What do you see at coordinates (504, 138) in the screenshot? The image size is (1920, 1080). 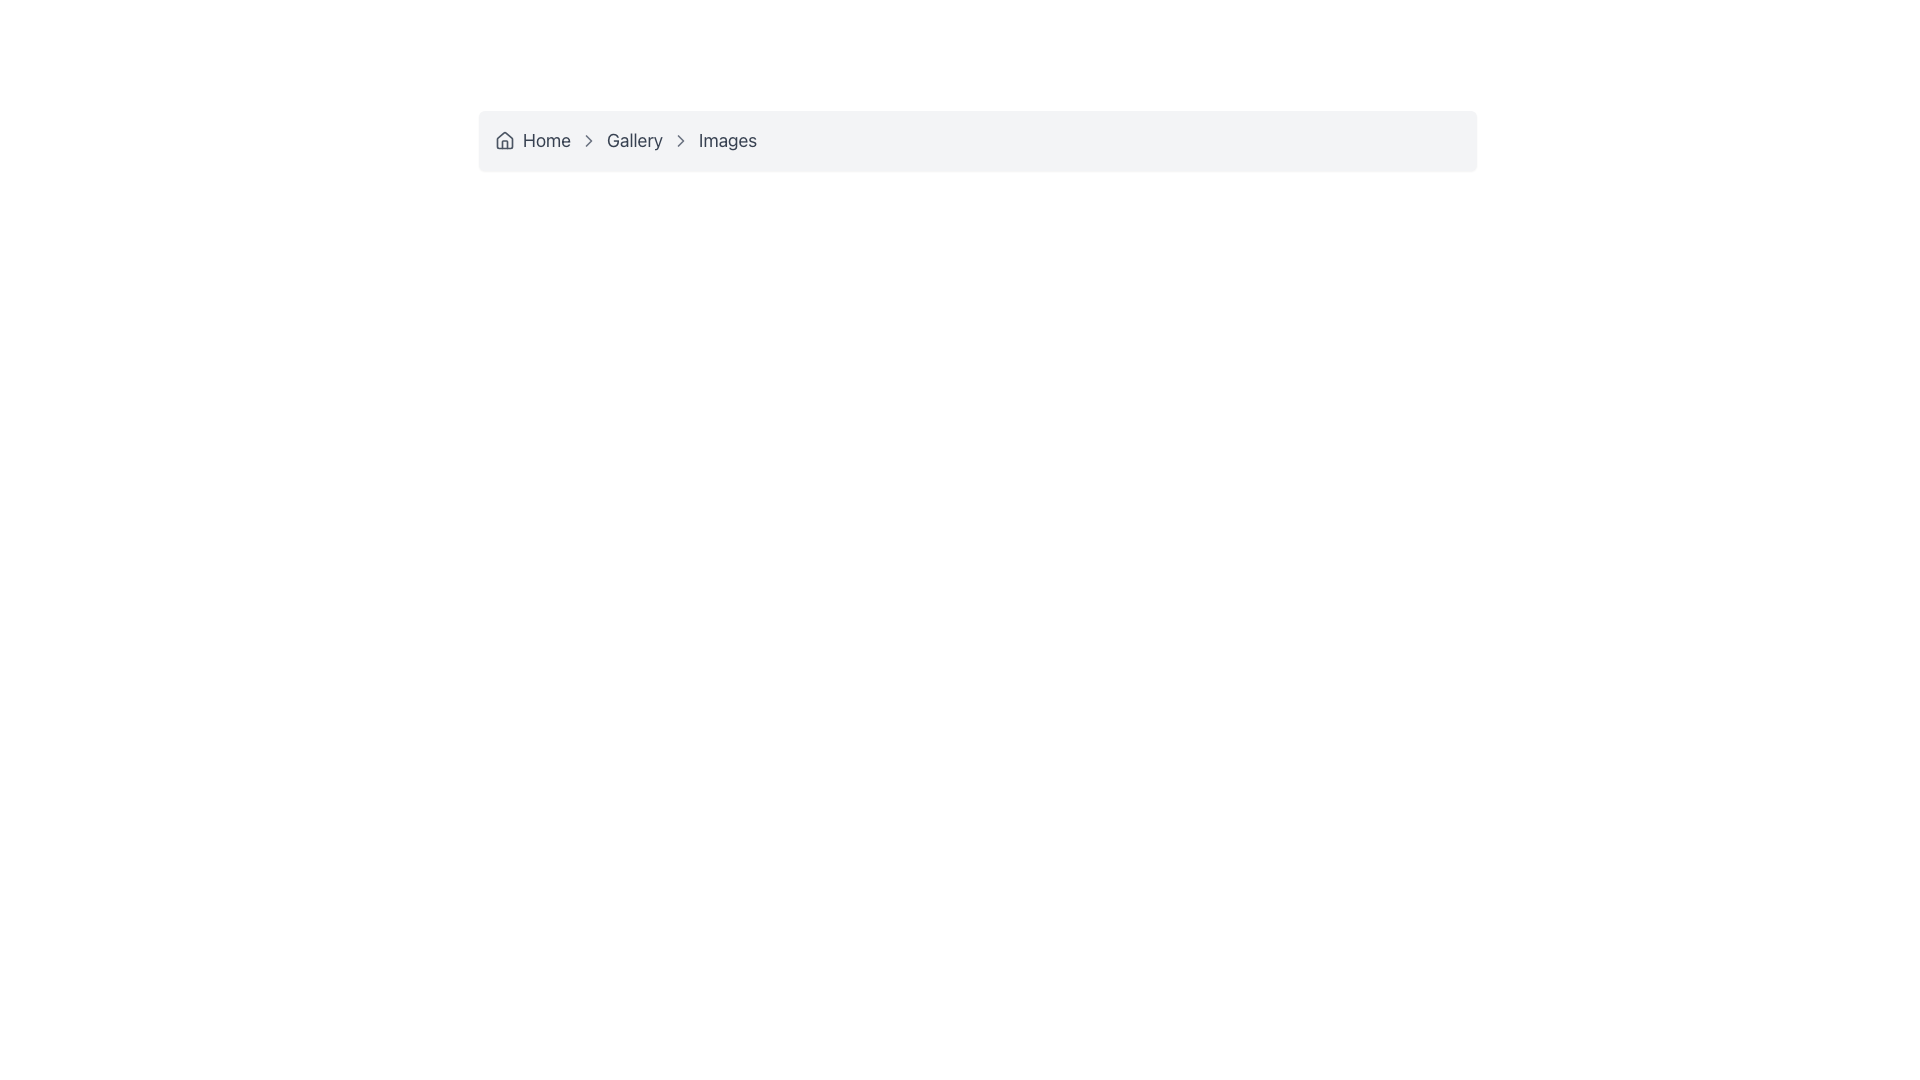 I see `the 'Home' icon within the breadcrumb navigation bar` at bounding box center [504, 138].